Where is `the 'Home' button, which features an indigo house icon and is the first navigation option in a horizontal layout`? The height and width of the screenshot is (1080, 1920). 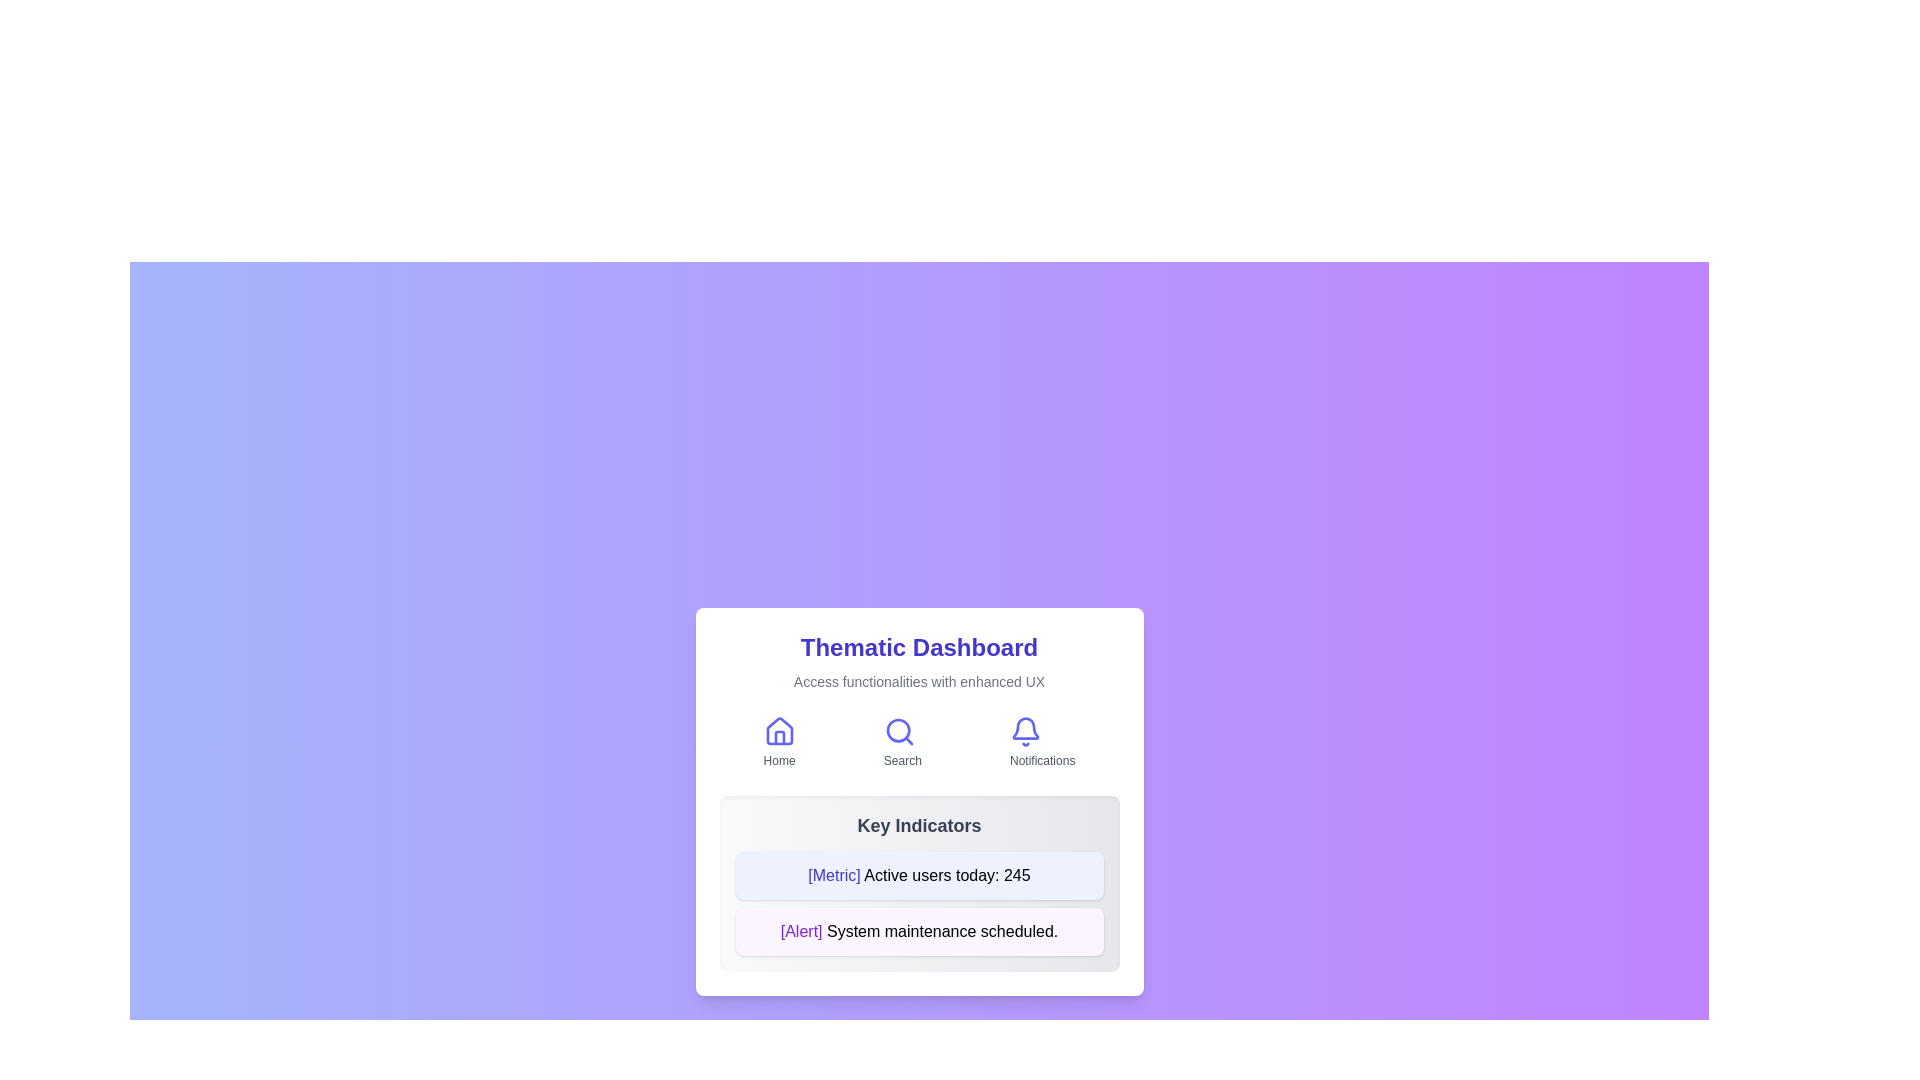
the 'Home' button, which features an indigo house icon and is the first navigation option in a horizontal layout is located at coordinates (778, 744).